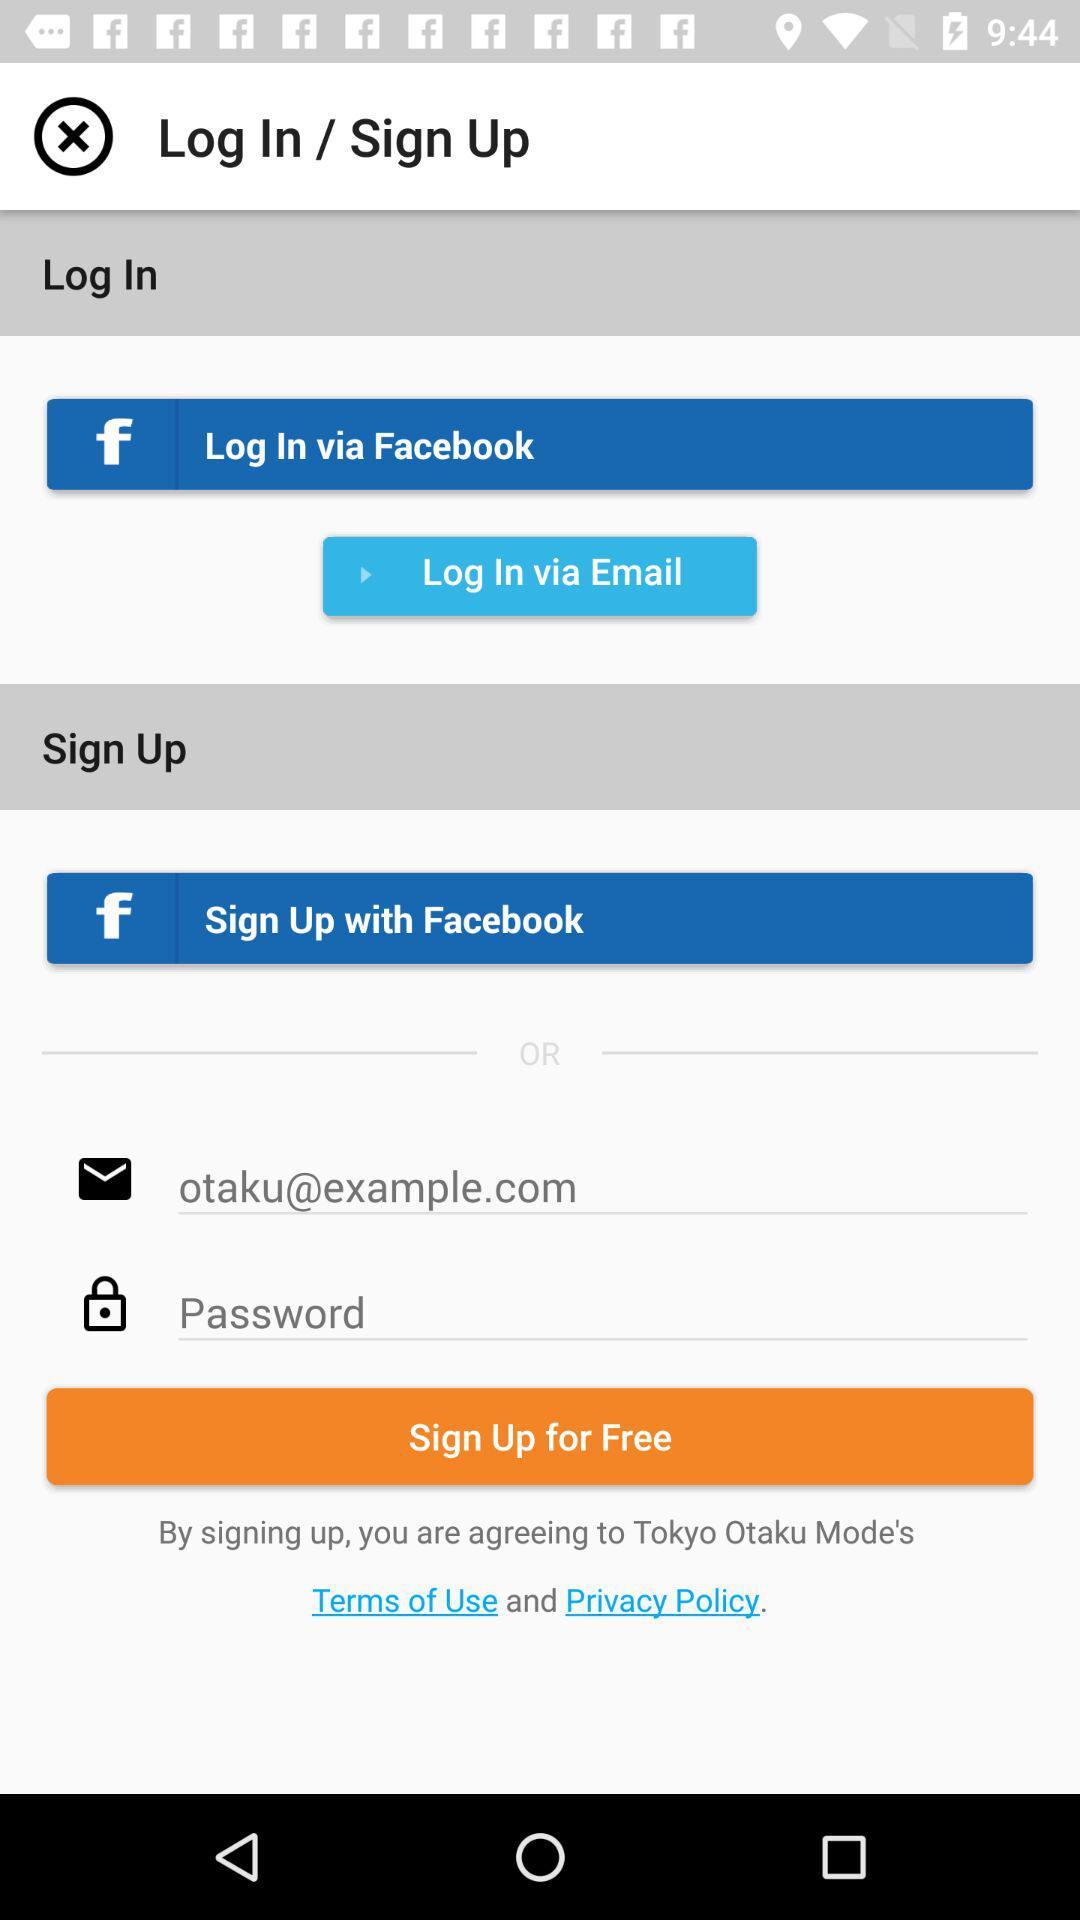 Image resolution: width=1080 pixels, height=1920 pixels. I want to click on the icon above the log in item, so click(72, 135).